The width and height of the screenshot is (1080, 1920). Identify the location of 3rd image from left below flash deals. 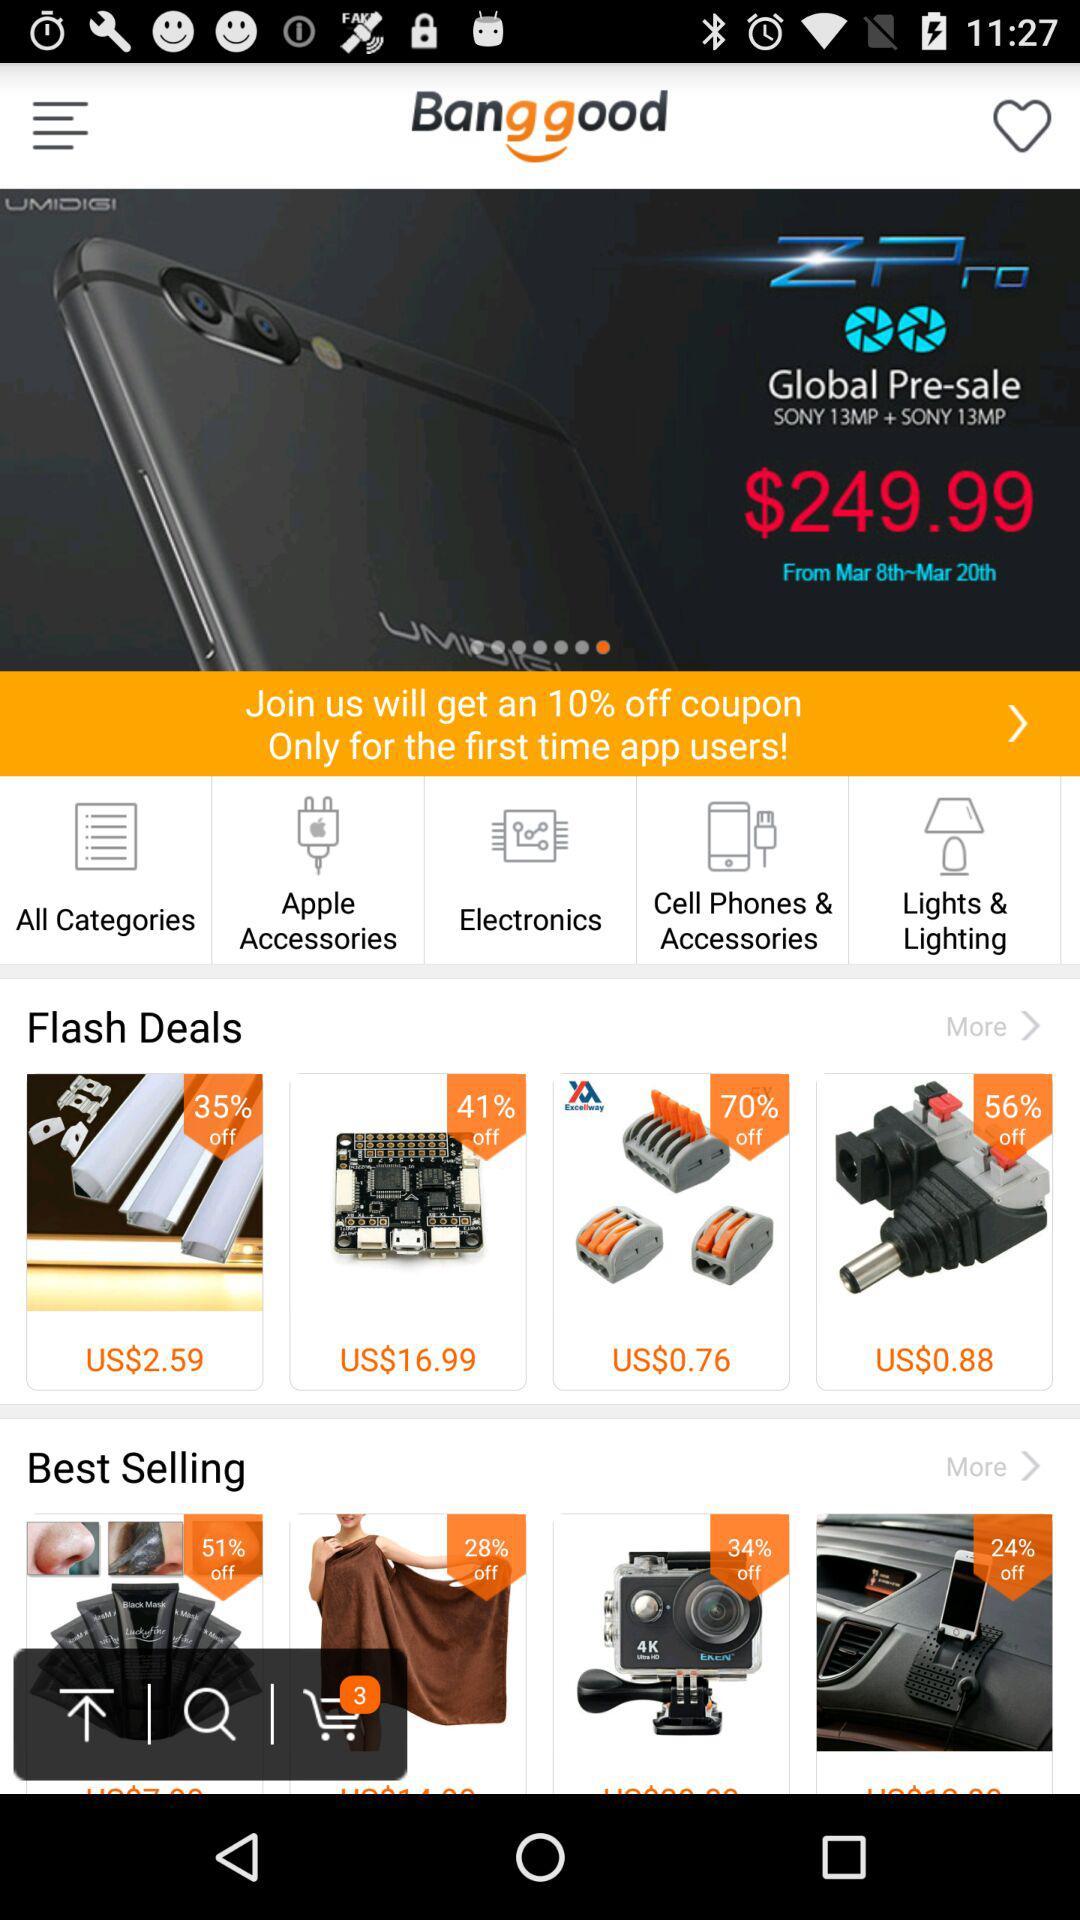
(671, 1231).